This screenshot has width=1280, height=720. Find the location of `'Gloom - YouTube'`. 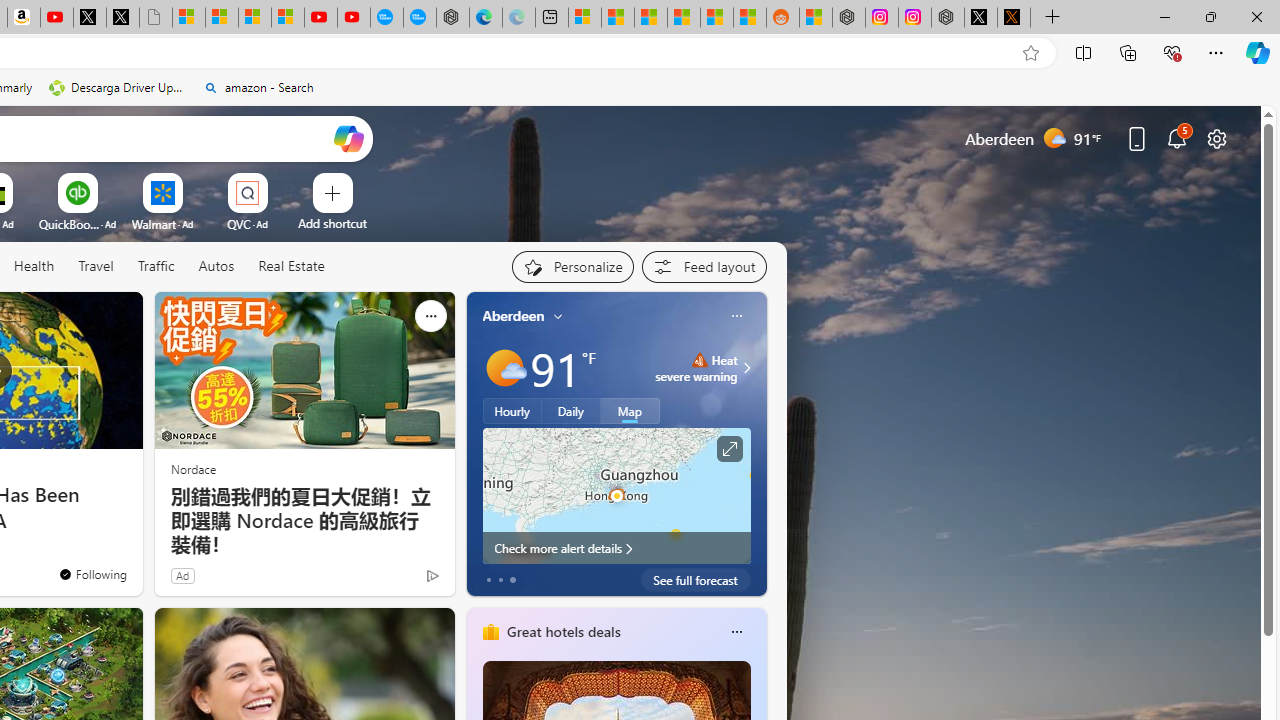

'Gloom - YouTube' is located at coordinates (320, 17).